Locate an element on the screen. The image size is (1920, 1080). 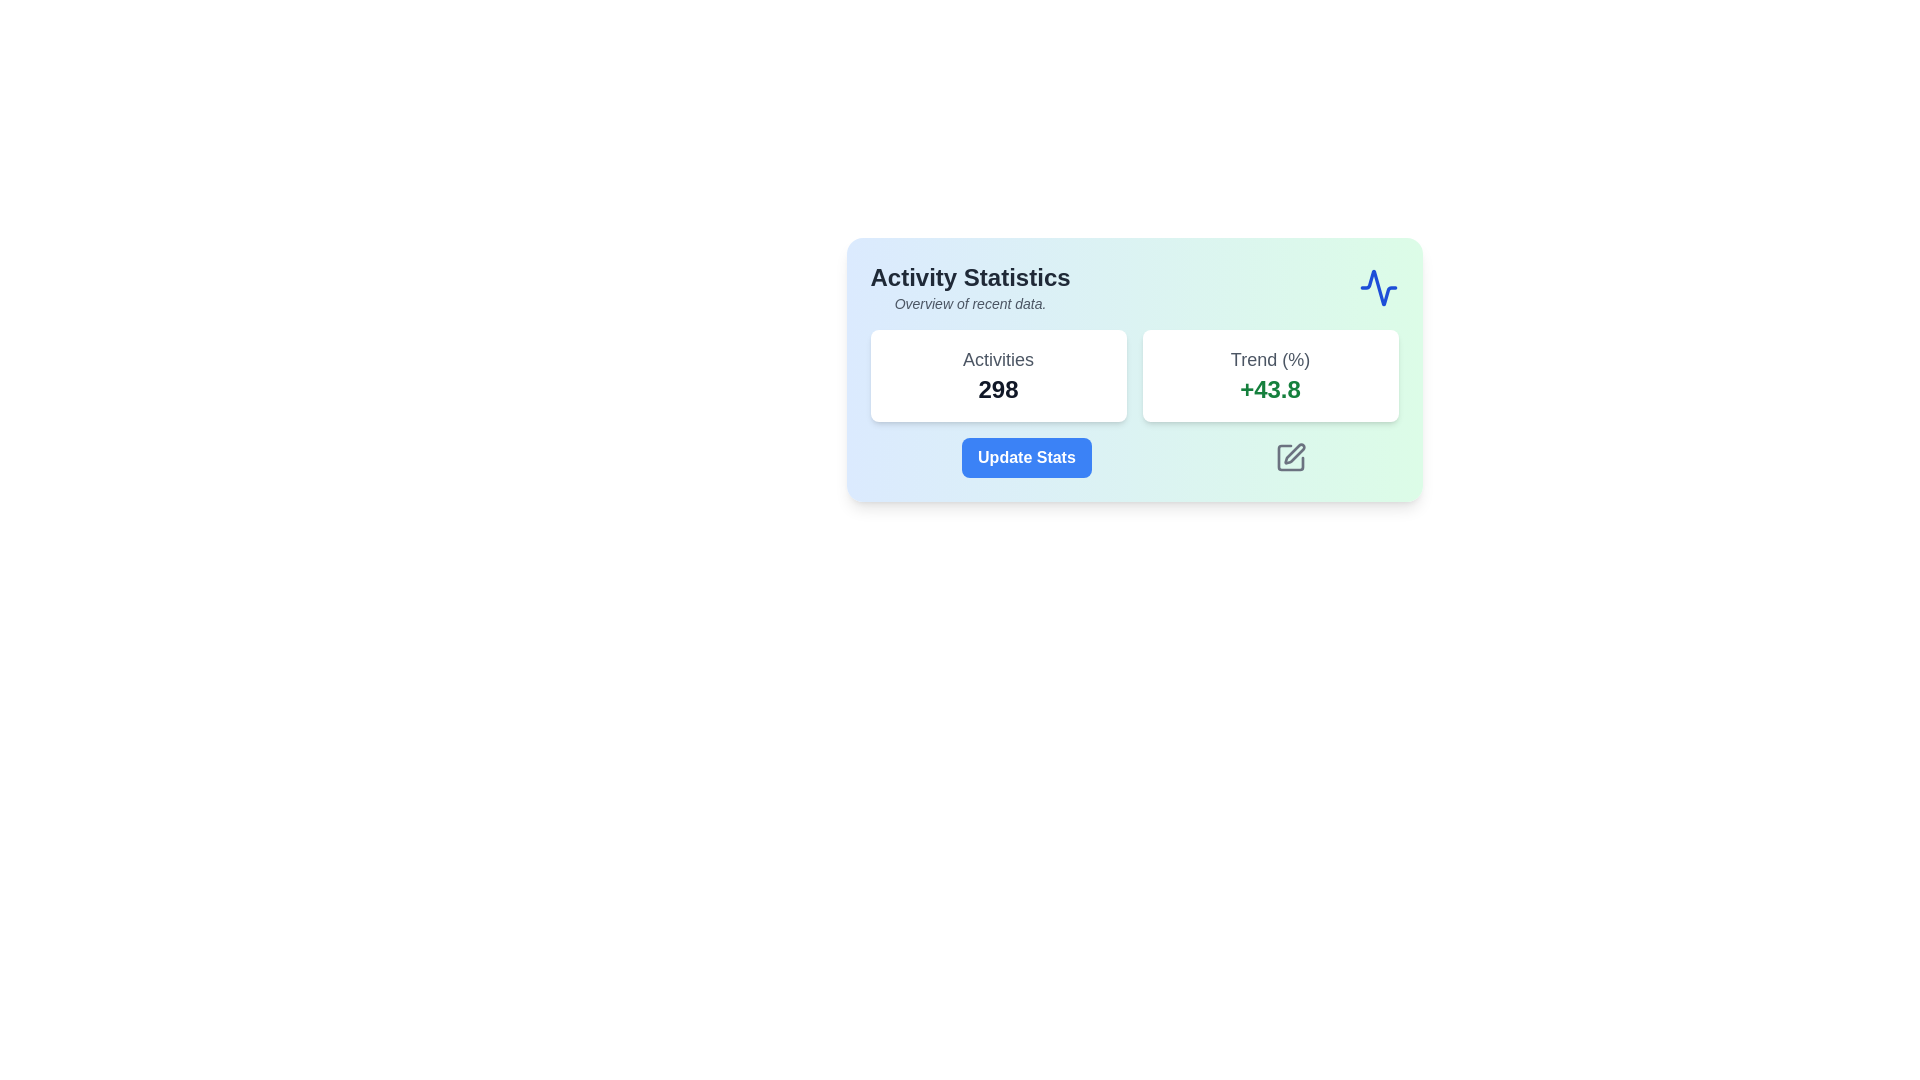
contextual overview text located beneath the 'Activity Statistics' heading, which provides a brief explanation of the statistics presented is located at coordinates (970, 304).